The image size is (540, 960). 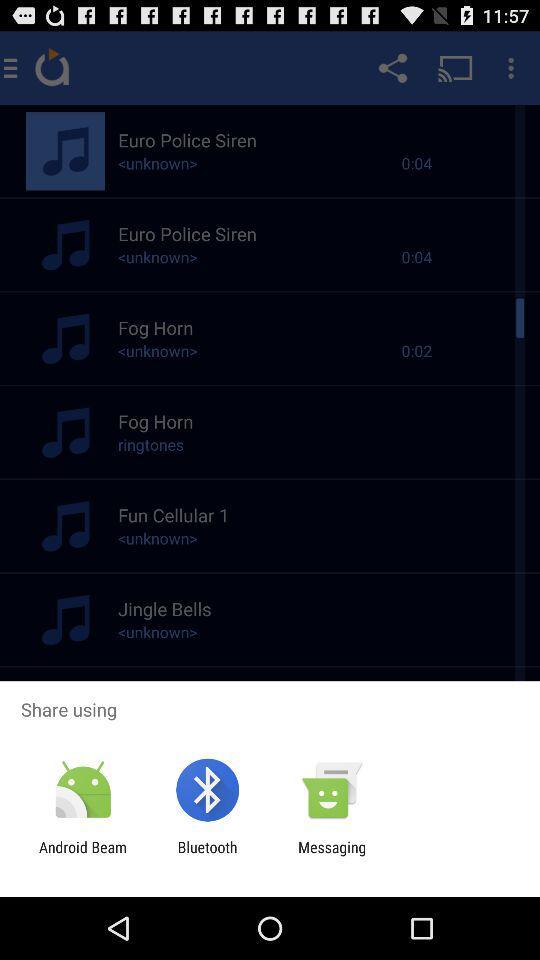 What do you see at coordinates (206, 855) in the screenshot?
I see `the bluetooth icon` at bounding box center [206, 855].